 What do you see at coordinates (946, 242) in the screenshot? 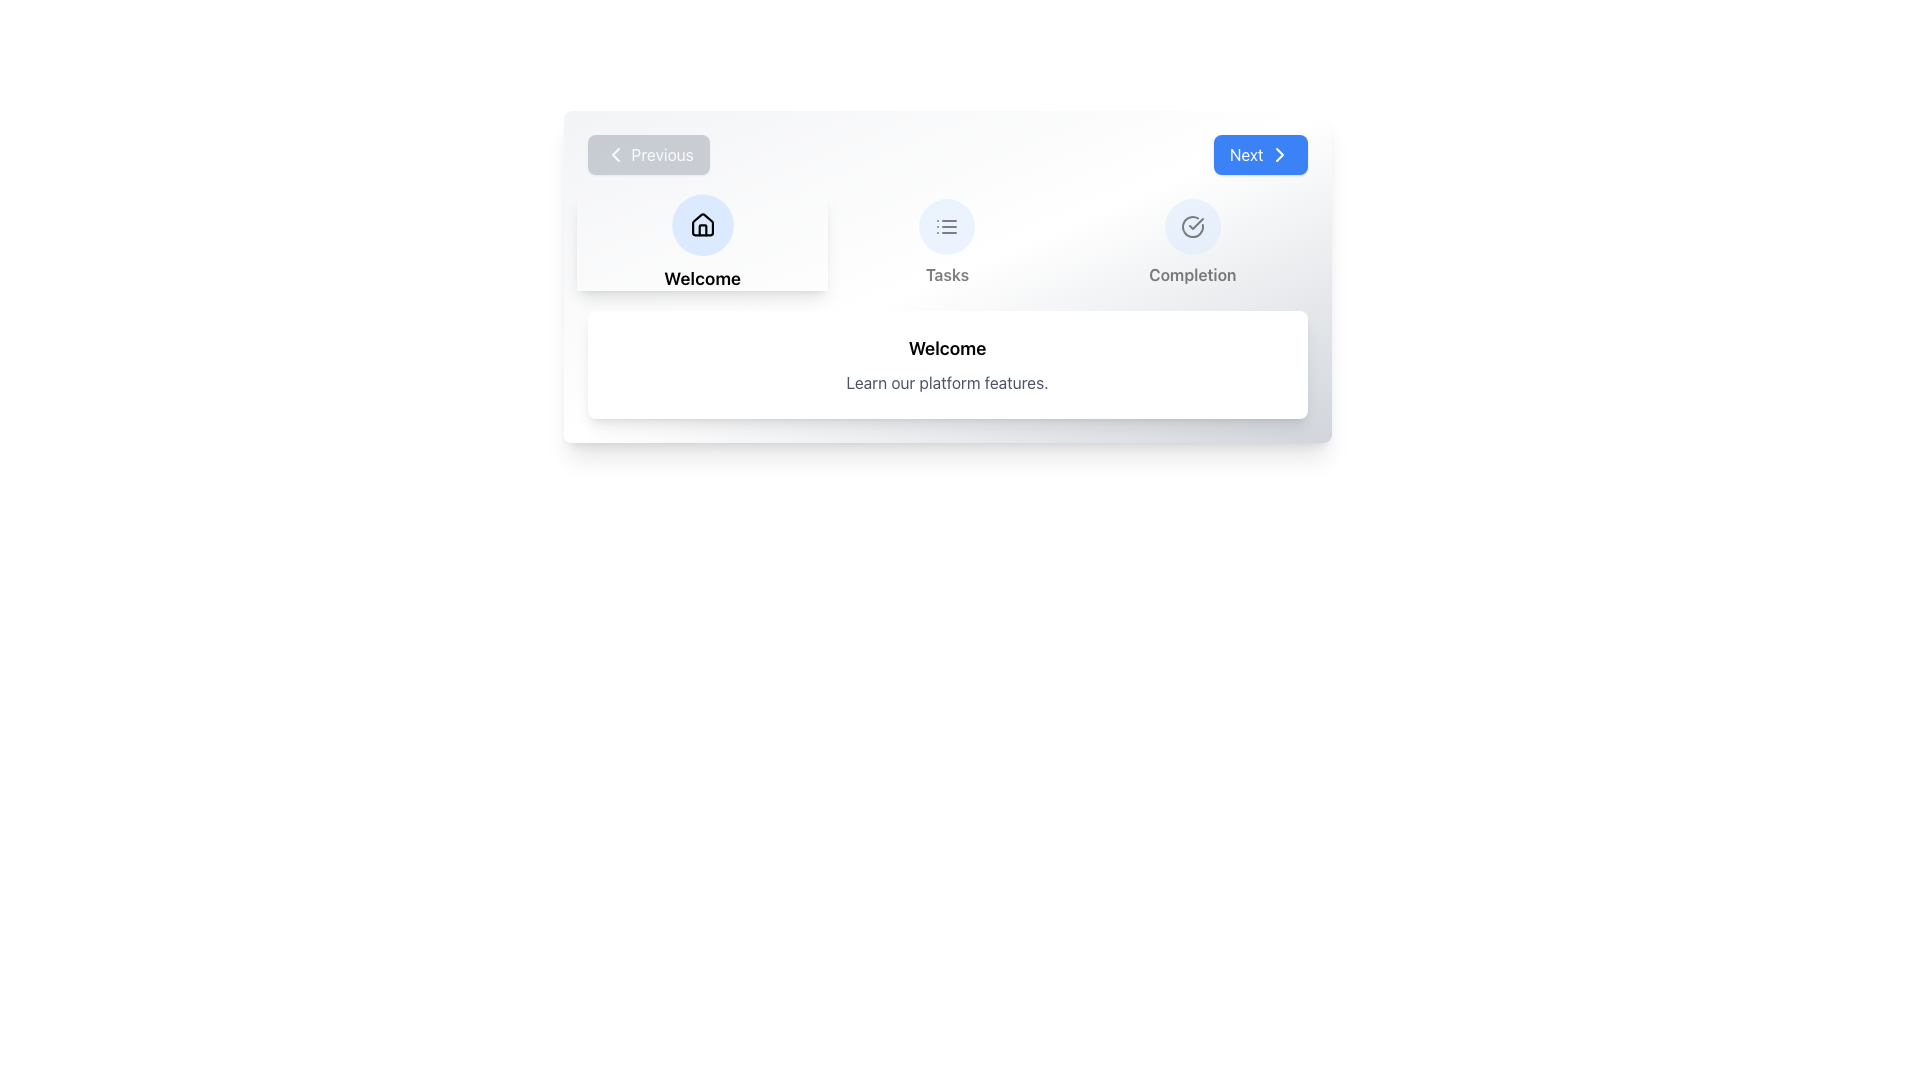
I see `the navigation tile located in the upper-middle portion of the view, between the 'Welcome' tile on the left and the 'Completion' tile on the right` at bounding box center [946, 242].